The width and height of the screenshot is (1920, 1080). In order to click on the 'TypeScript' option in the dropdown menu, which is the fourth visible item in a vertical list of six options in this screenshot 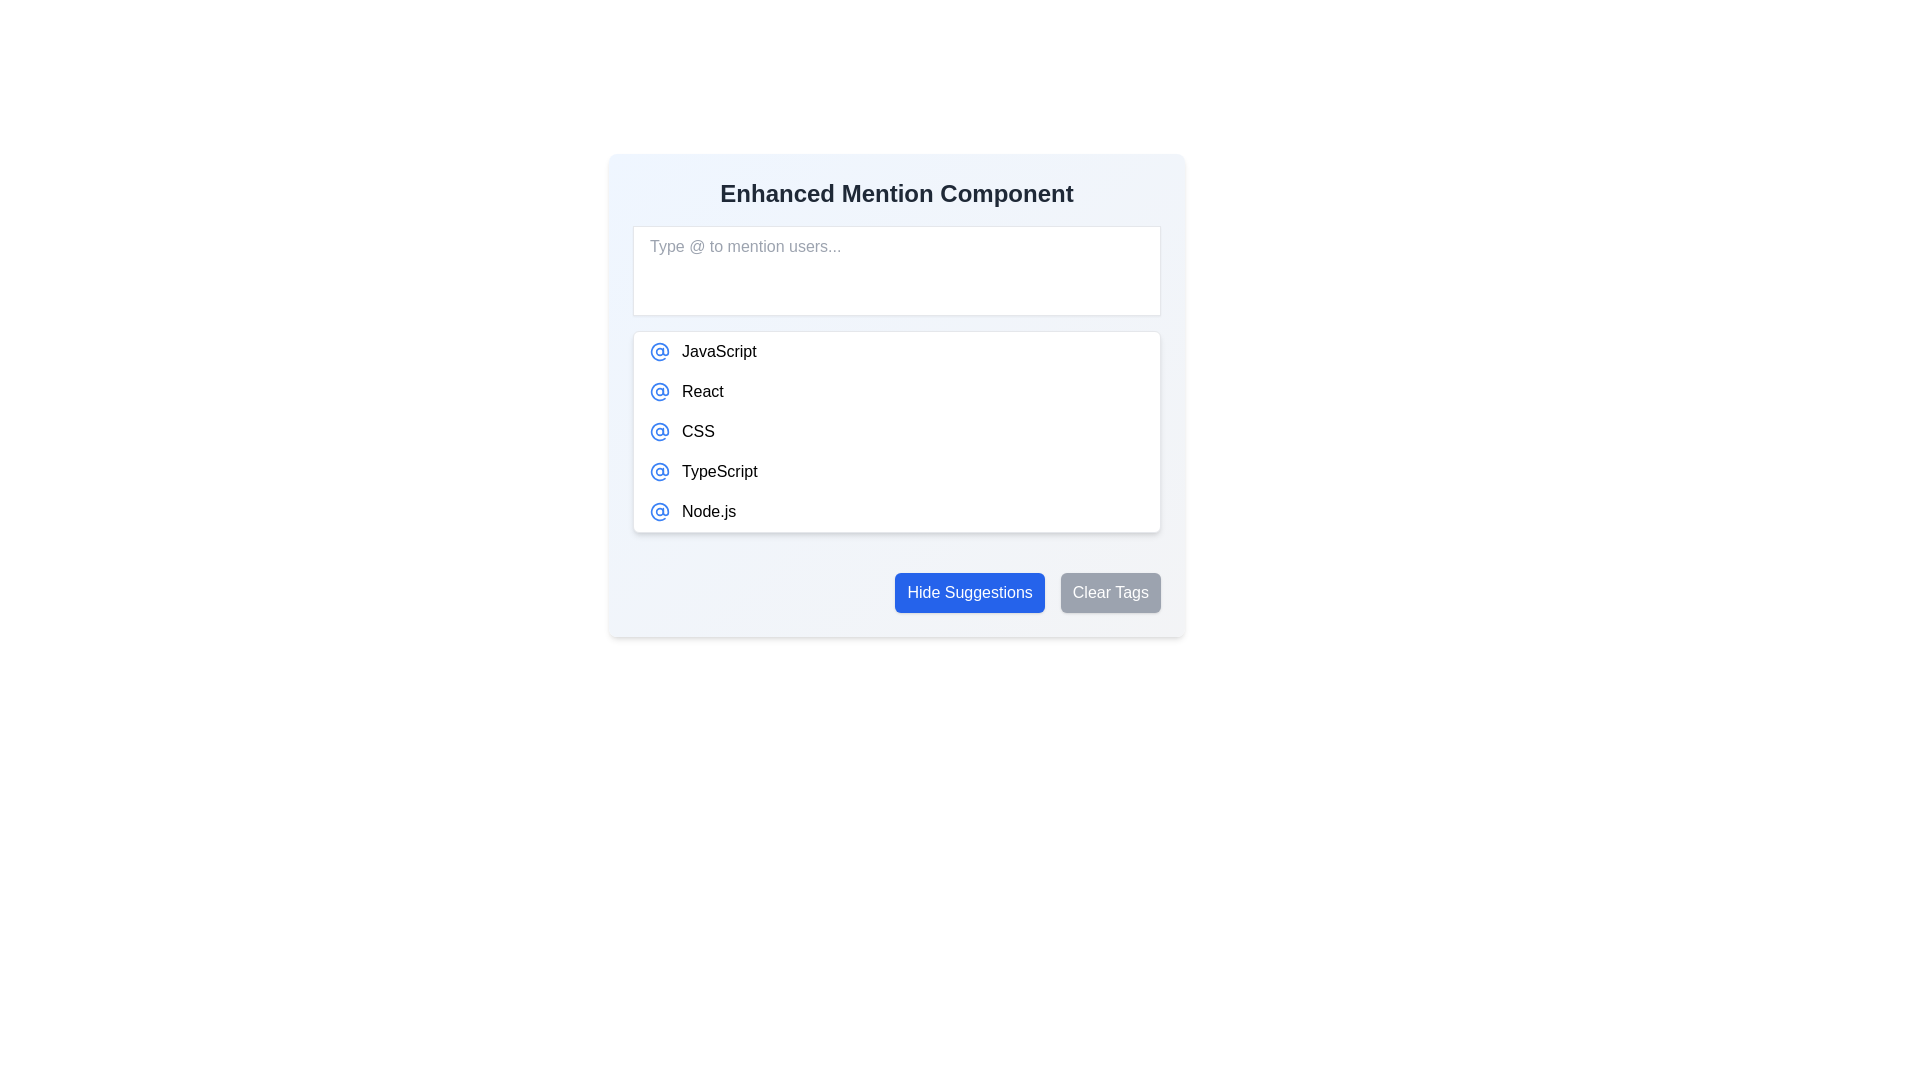, I will do `click(896, 471)`.